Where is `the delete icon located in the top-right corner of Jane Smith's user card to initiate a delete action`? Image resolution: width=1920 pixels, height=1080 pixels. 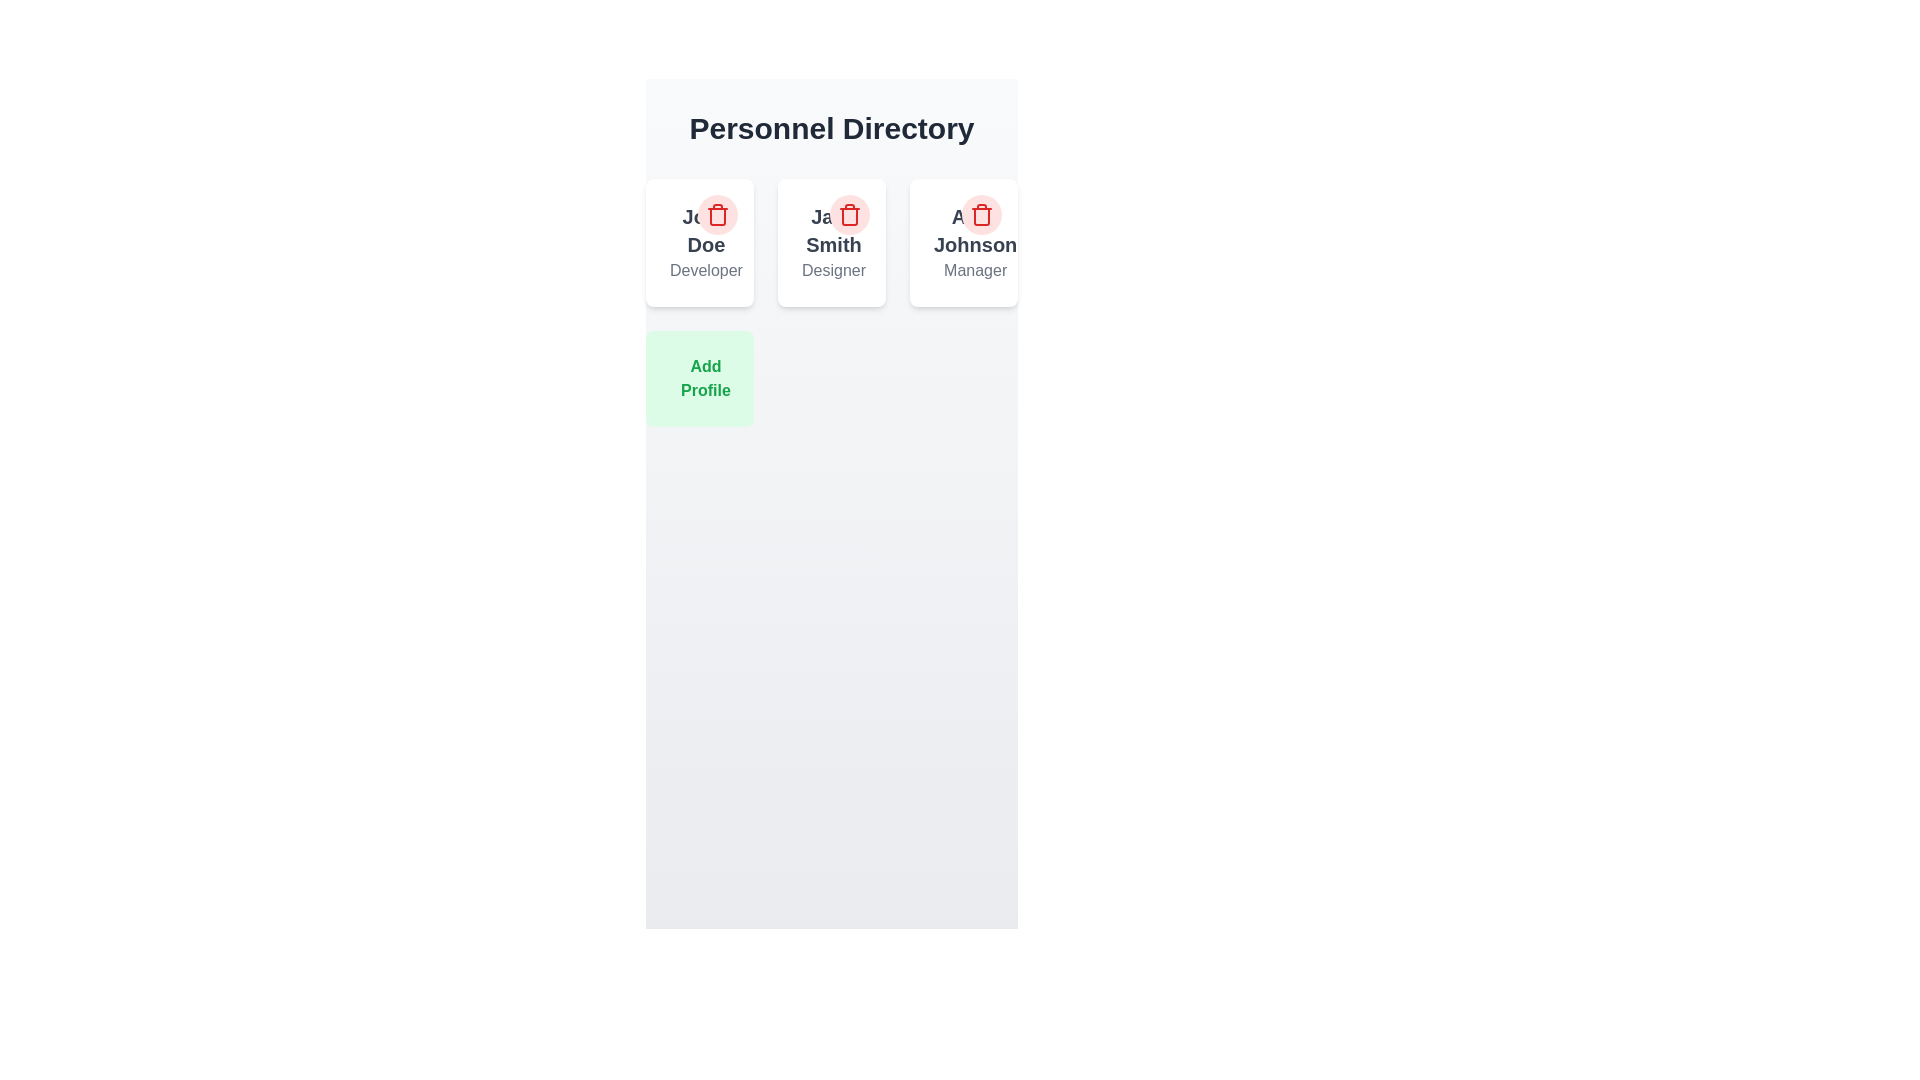
the delete icon located in the top-right corner of Jane Smith's user card to initiate a delete action is located at coordinates (849, 216).